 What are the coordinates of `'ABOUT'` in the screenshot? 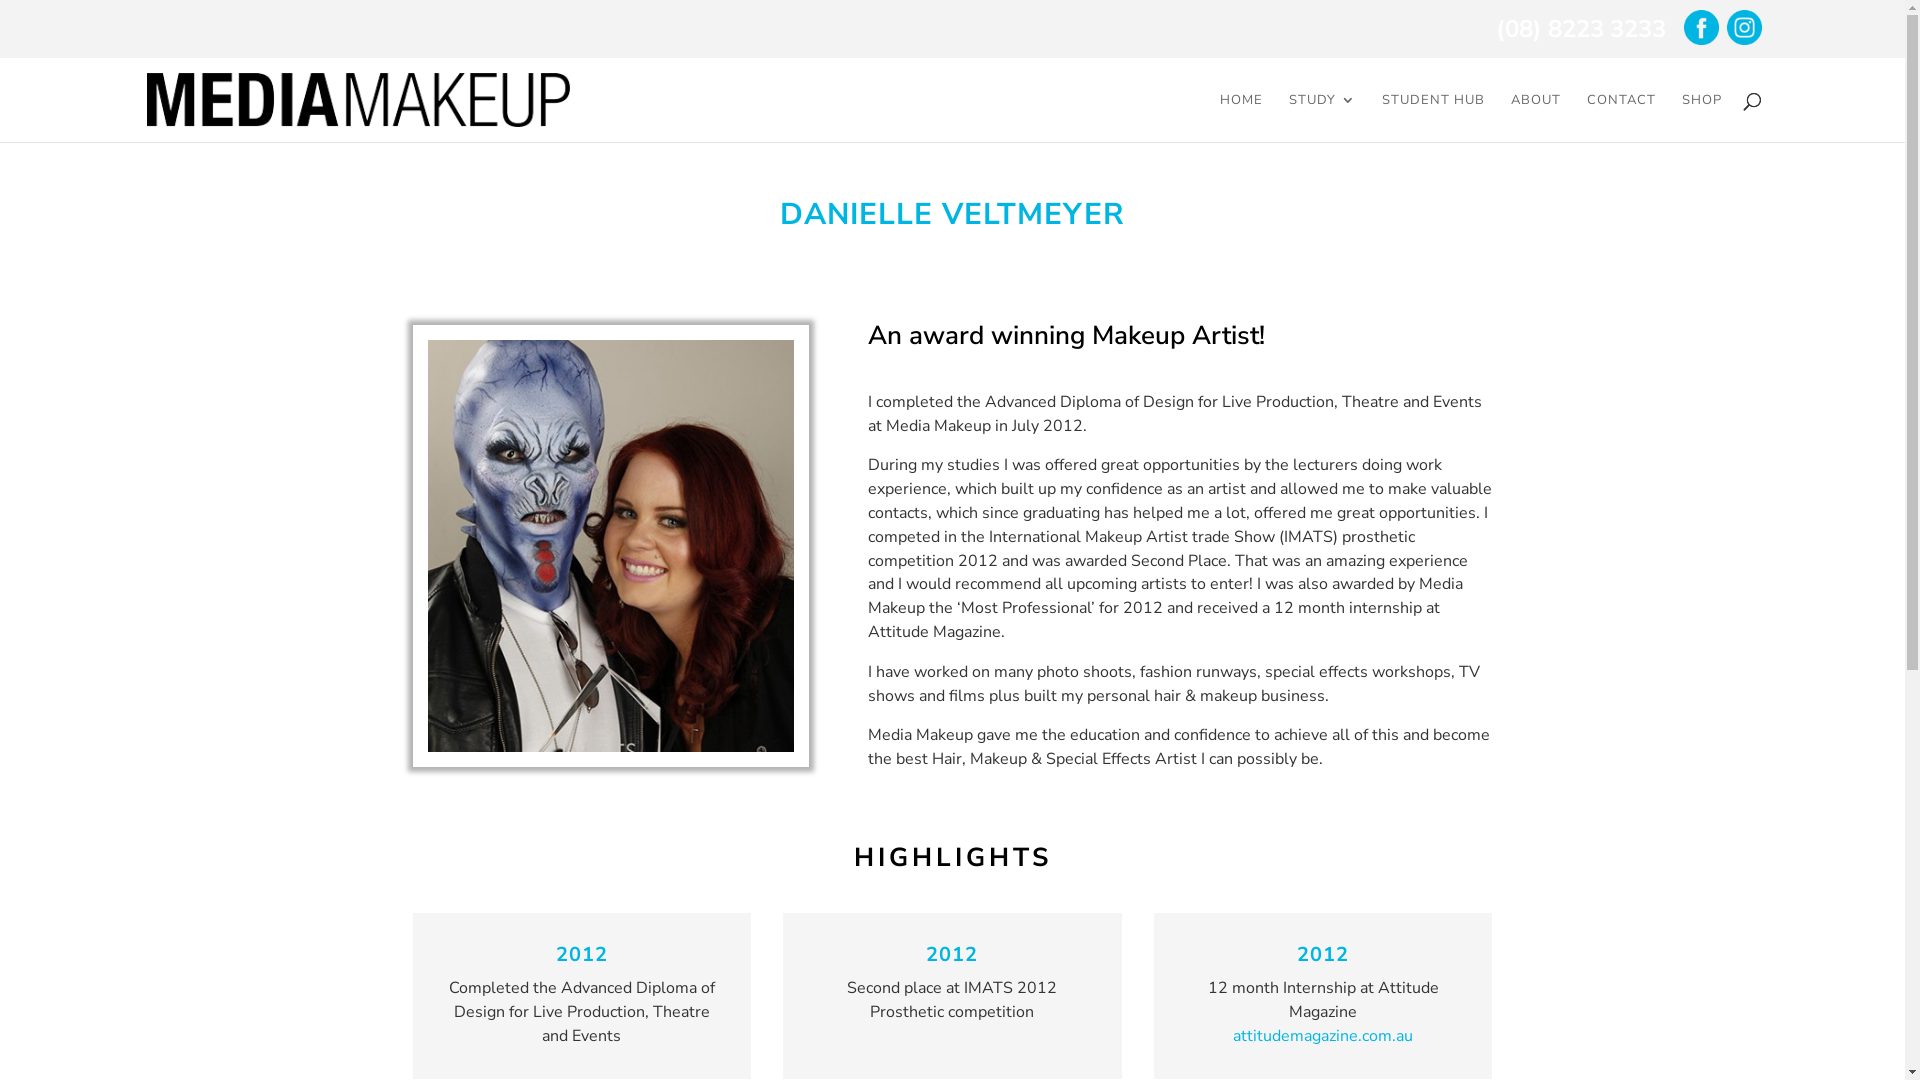 It's located at (1511, 117).